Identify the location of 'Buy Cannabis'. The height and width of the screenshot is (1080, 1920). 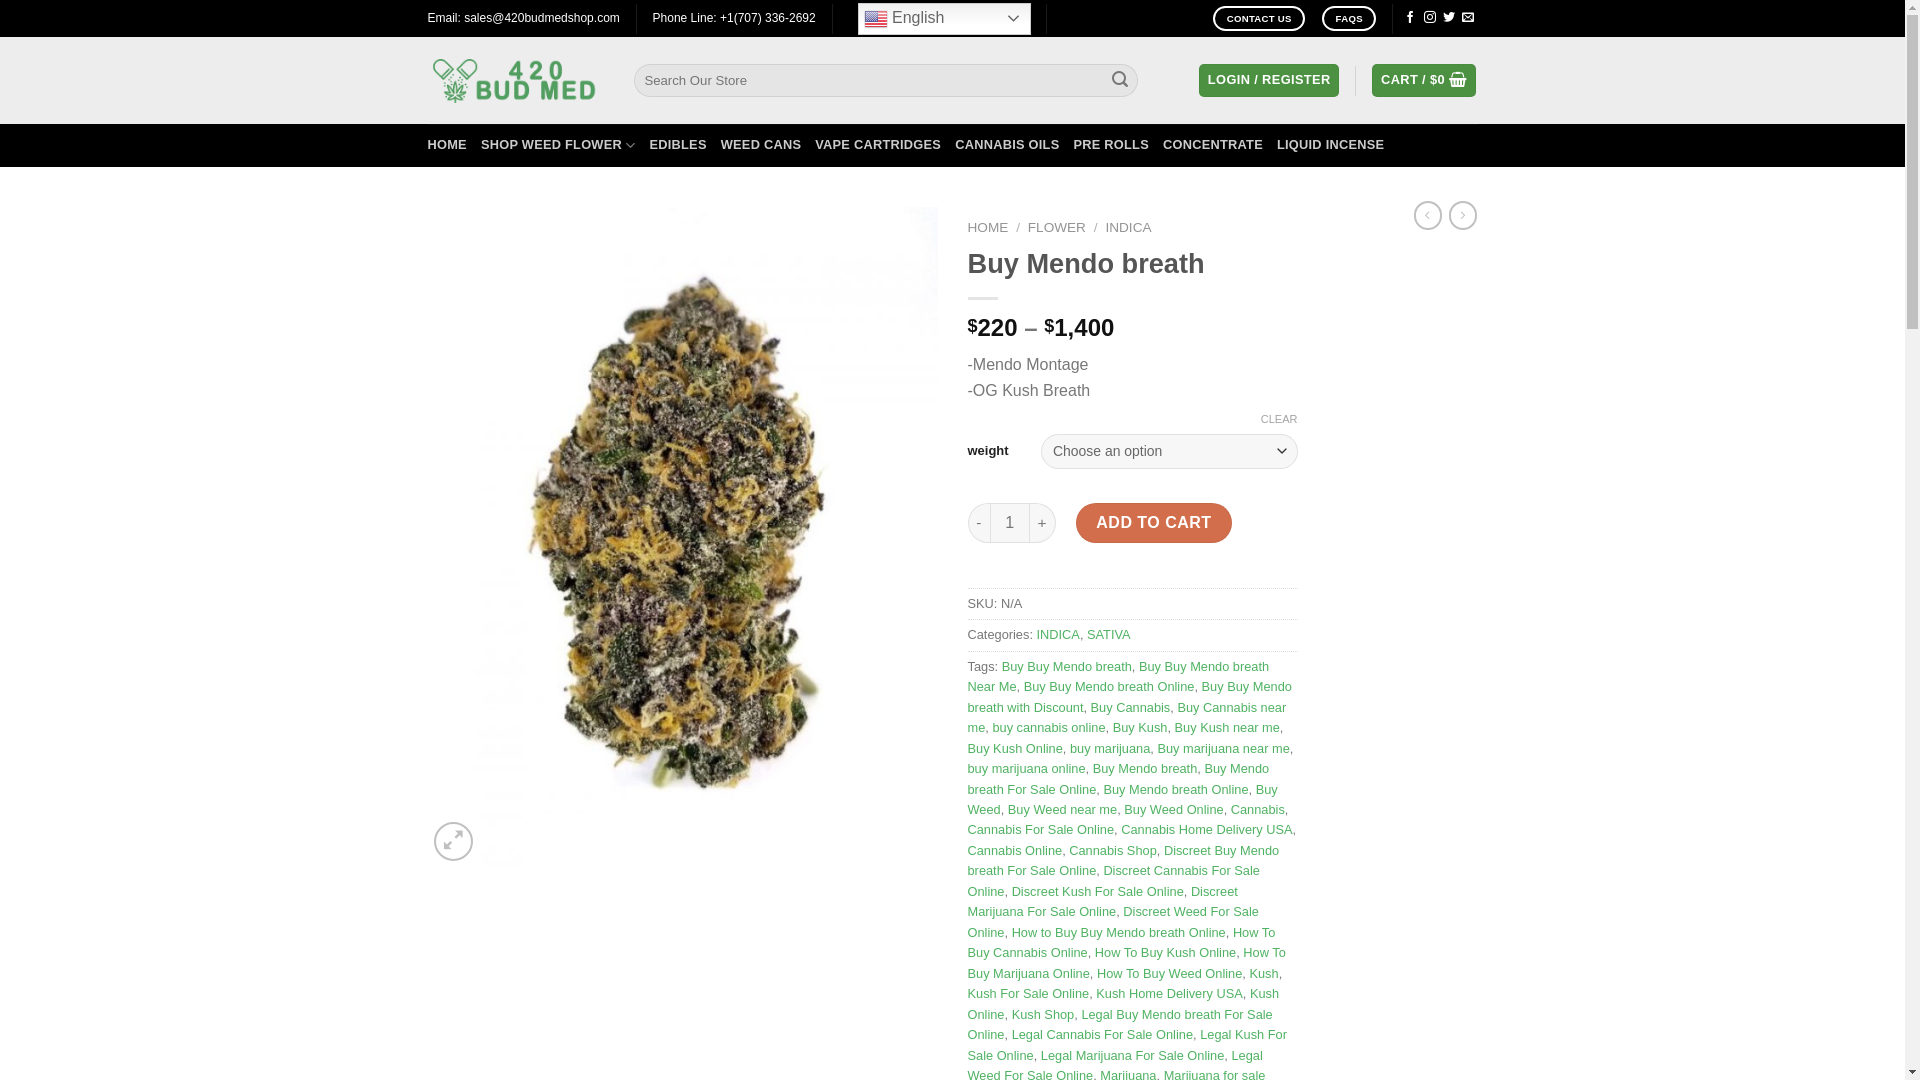
(1131, 706).